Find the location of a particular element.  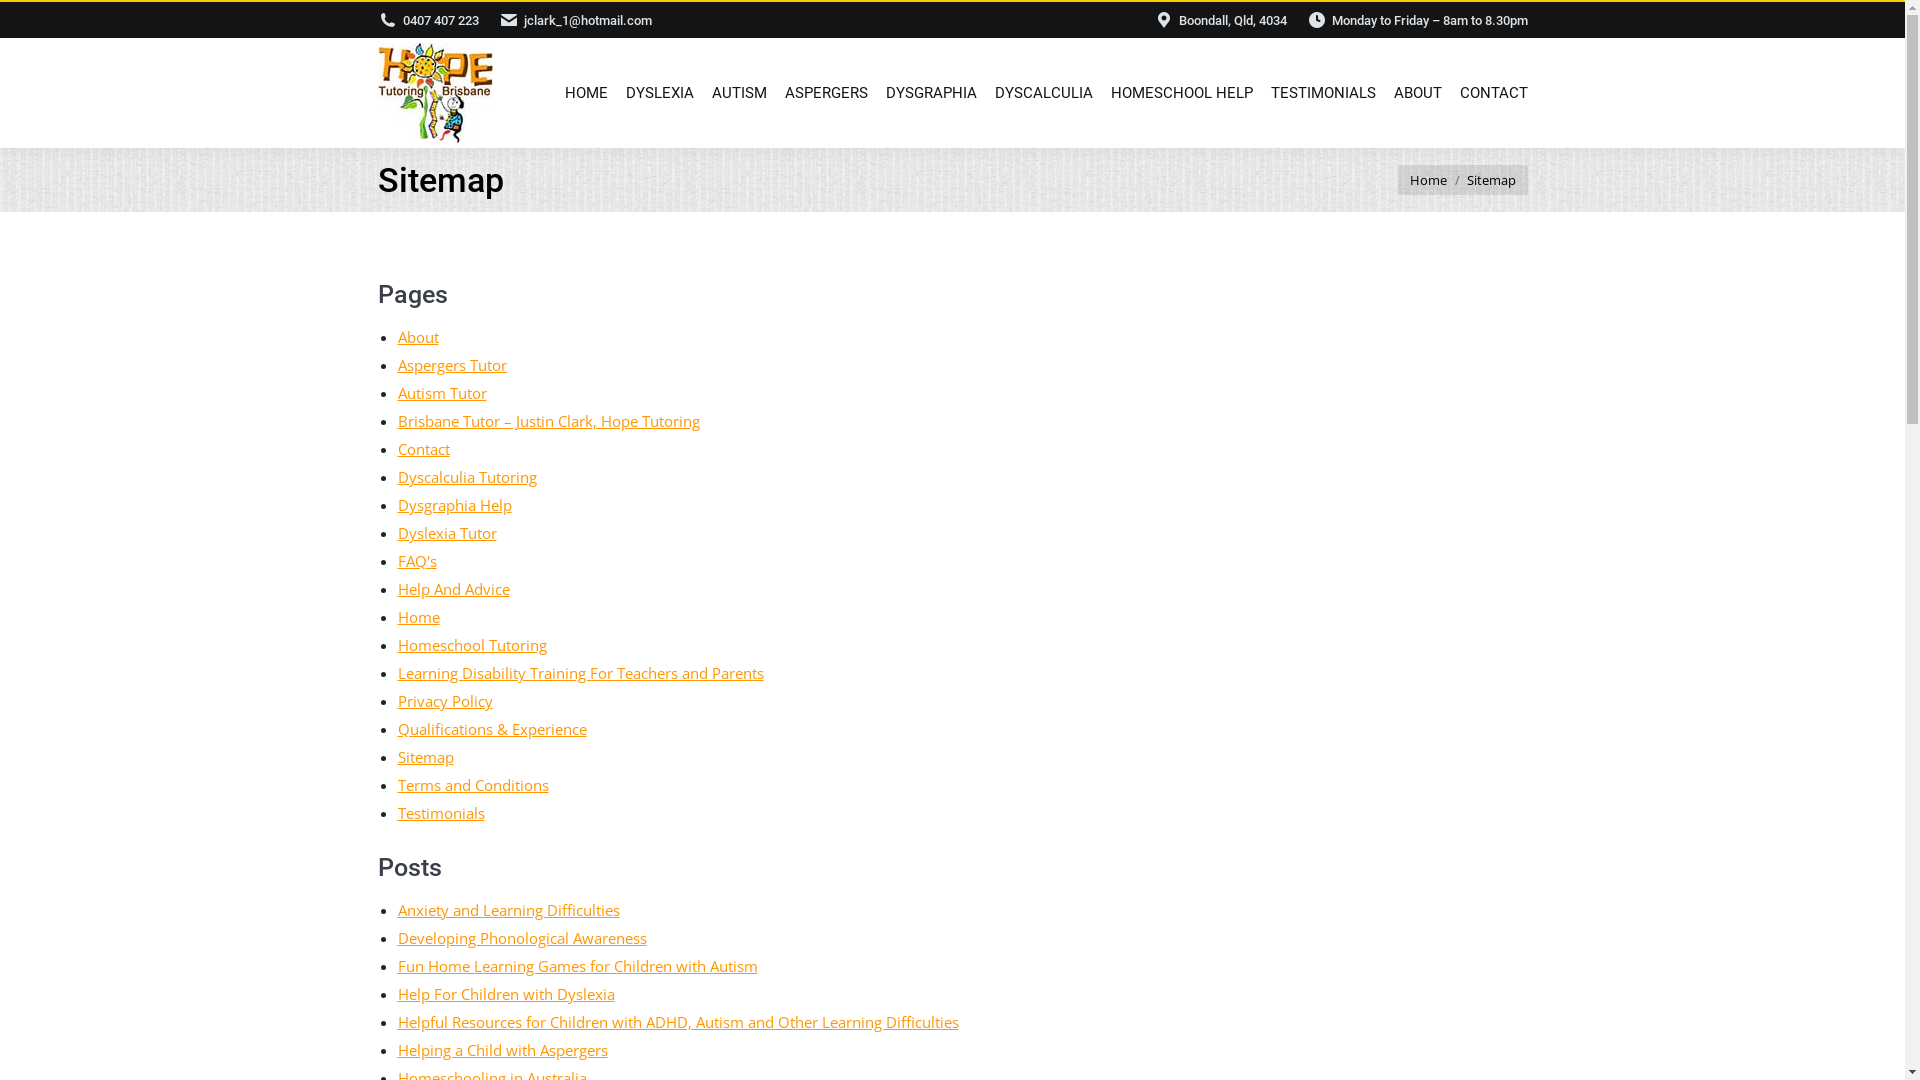

'HOME' is located at coordinates (556, 92).